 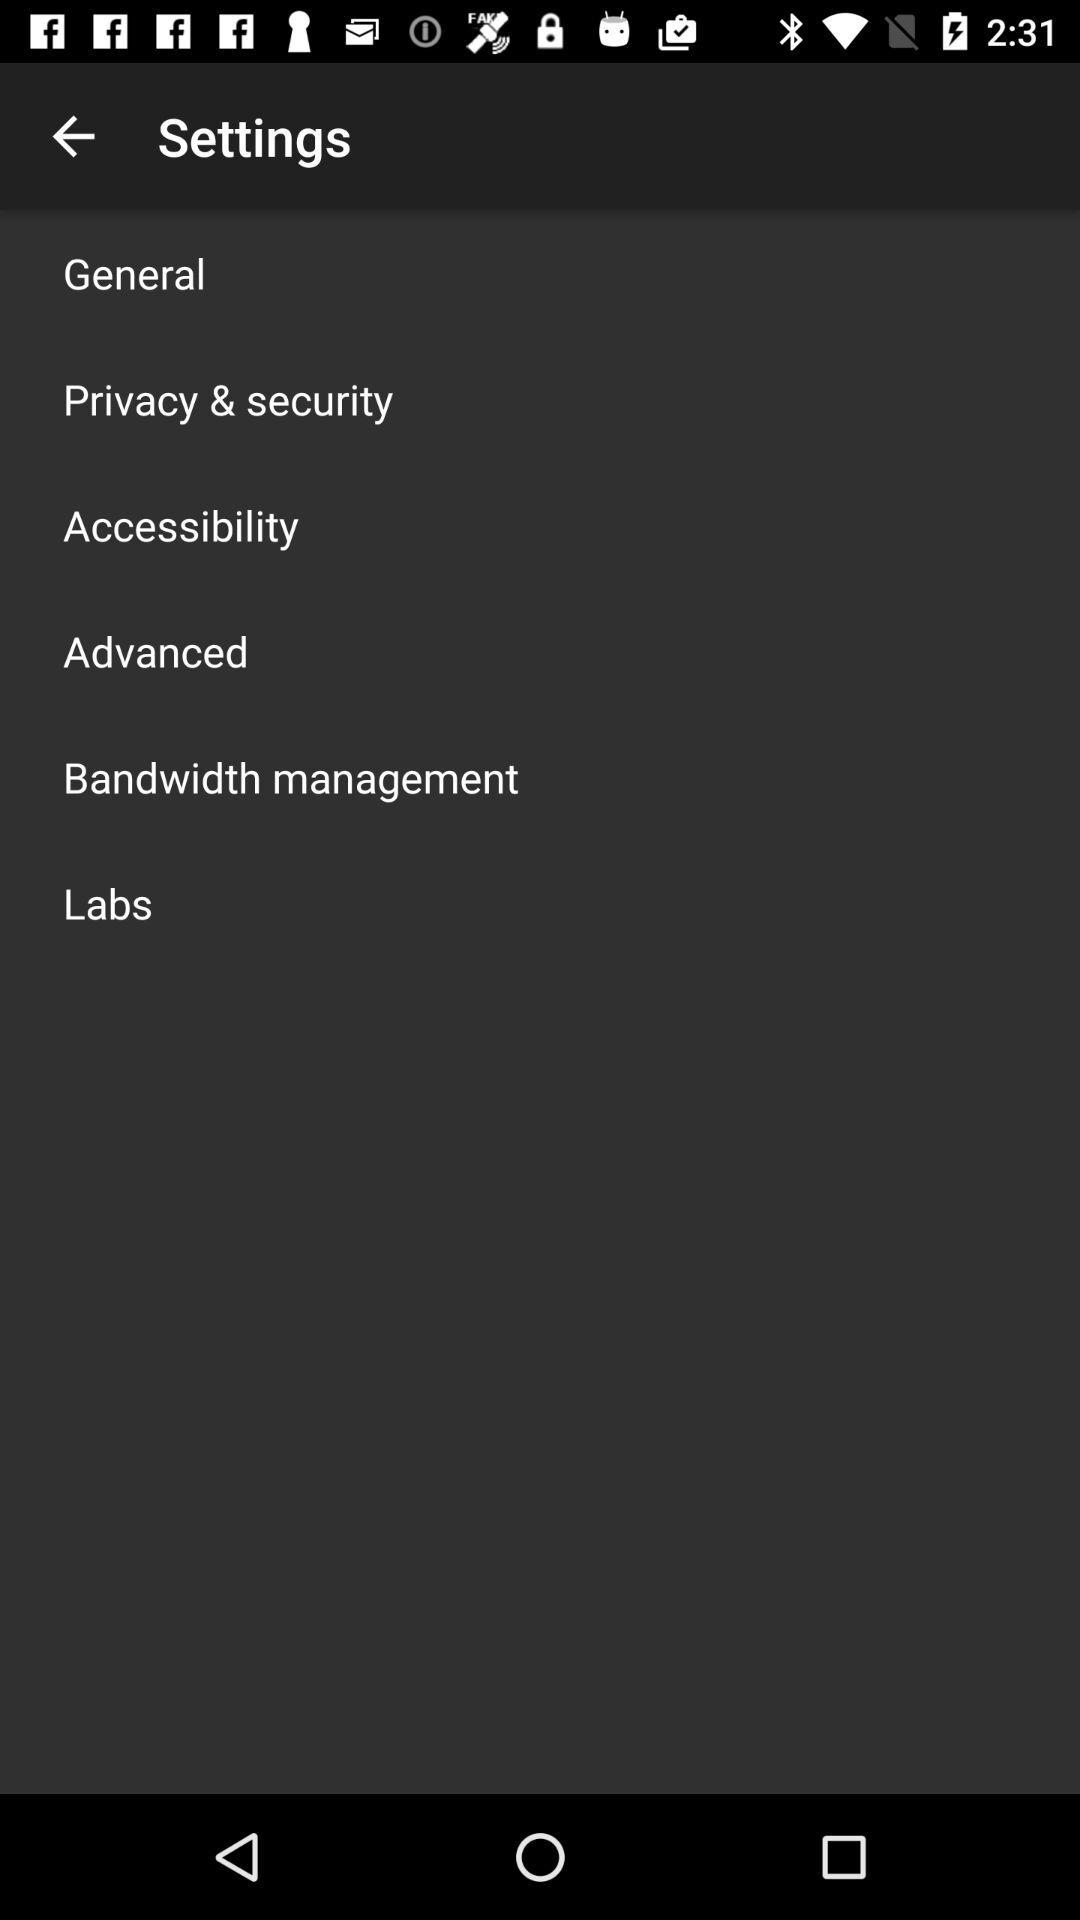 I want to click on item below the accessibility item, so click(x=154, y=651).